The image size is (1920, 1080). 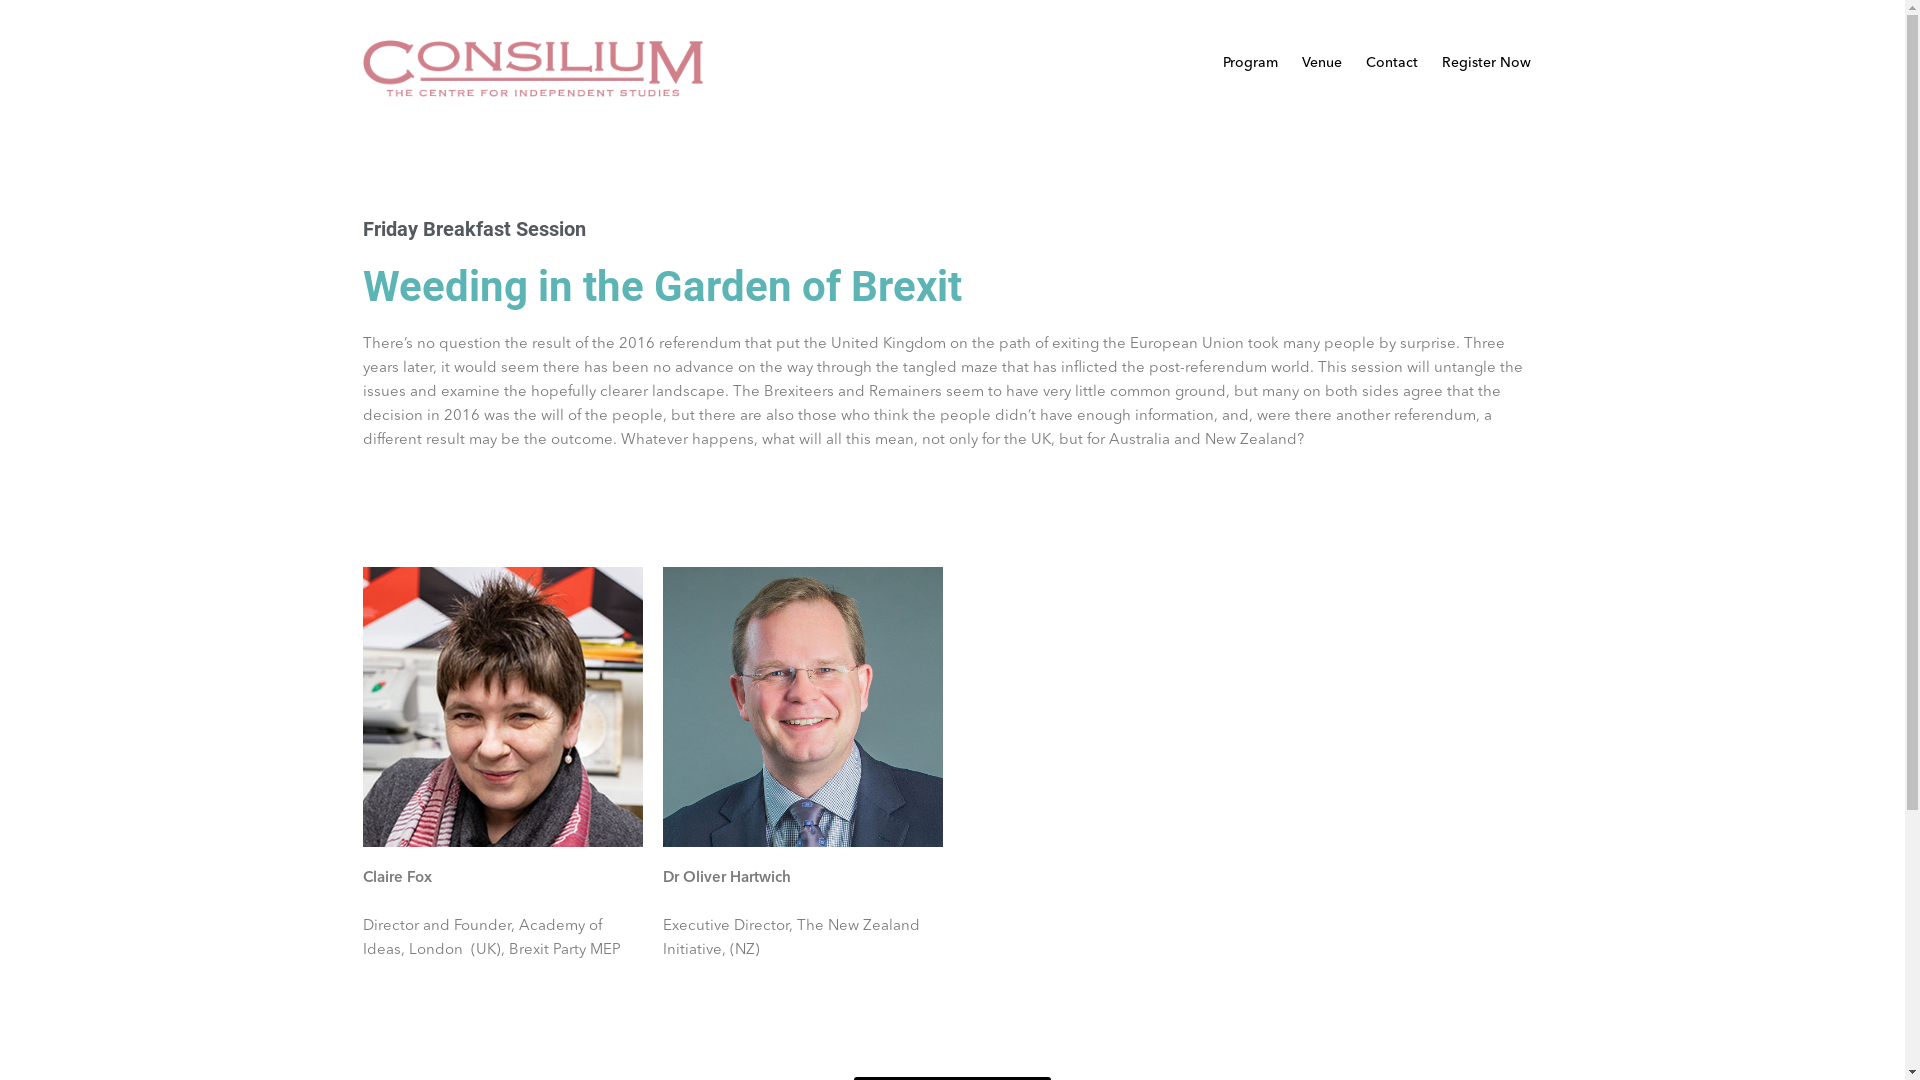 I want to click on 'Program', so click(x=1248, y=61).